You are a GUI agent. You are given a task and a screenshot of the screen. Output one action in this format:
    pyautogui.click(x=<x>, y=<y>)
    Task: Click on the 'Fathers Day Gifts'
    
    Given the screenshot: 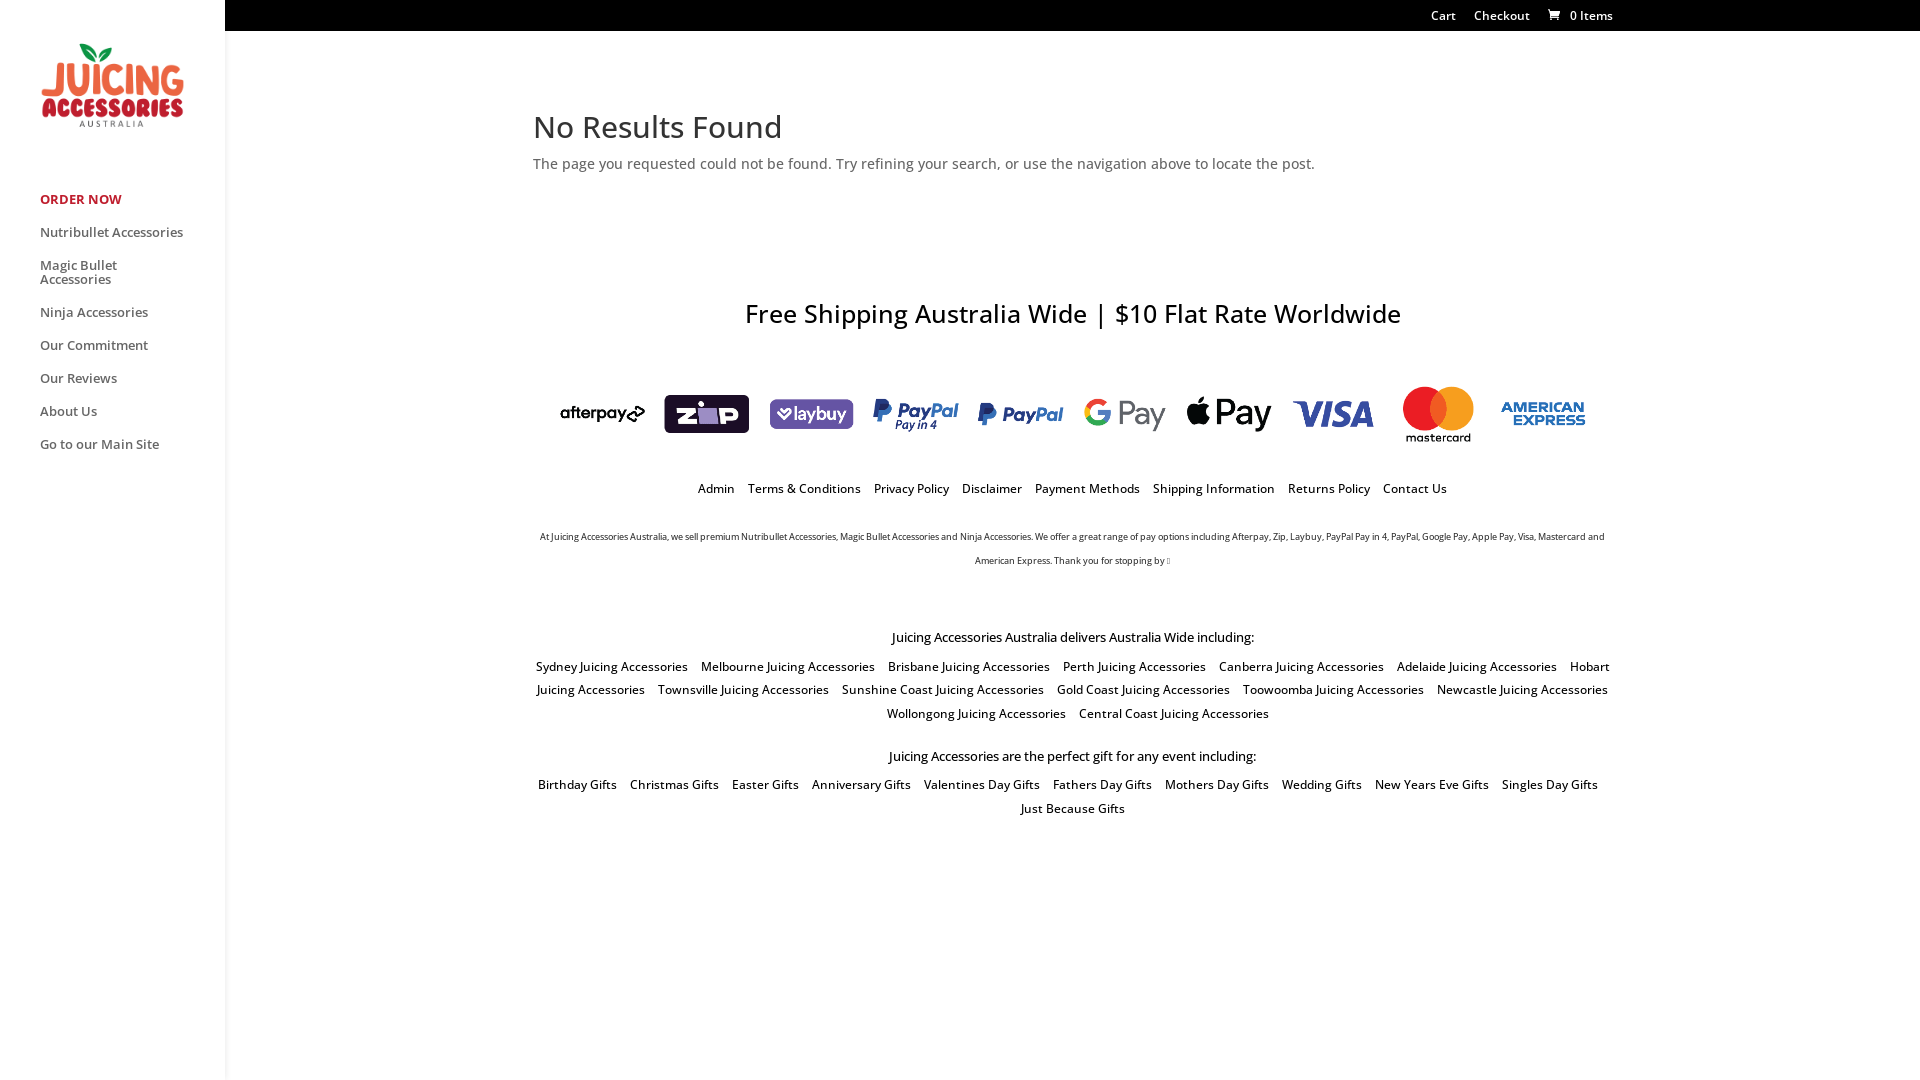 What is the action you would take?
    pyautogui.click(x=1050, y=783)
    